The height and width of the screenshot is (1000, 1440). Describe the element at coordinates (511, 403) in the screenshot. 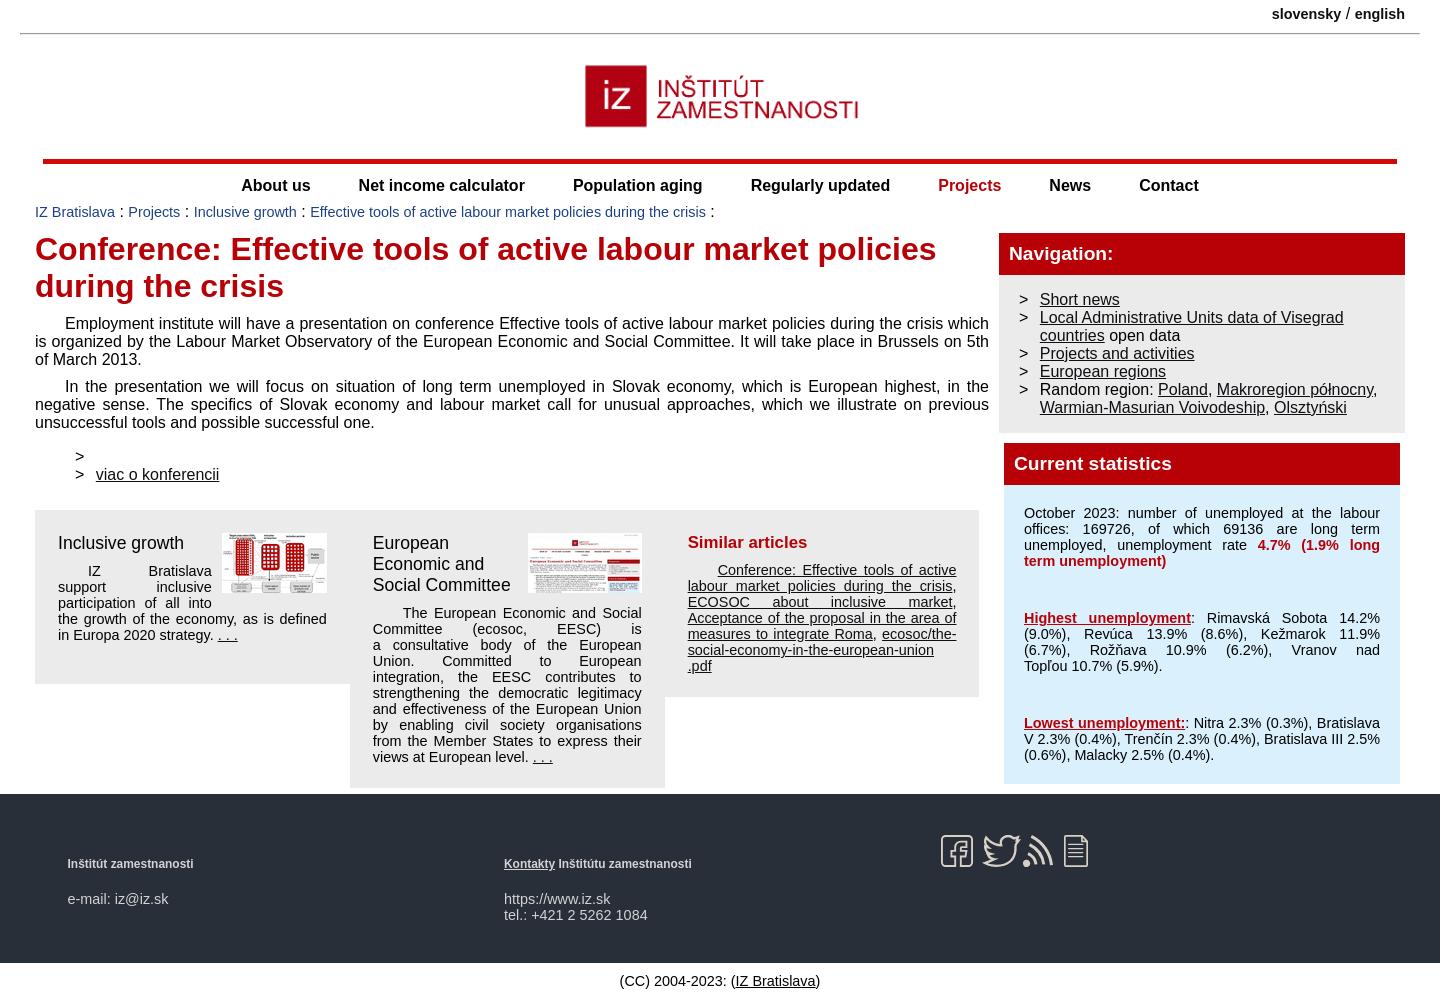

I see `'In the presentation we will focus on situation of long term unemployed in Slovak economy, which is European highest, in the negative sense. The specifics of Slovak economy and labour market call for unusual approaches, which we illustrate on previous unsuccessful tools and possible successful one.'` at that location.